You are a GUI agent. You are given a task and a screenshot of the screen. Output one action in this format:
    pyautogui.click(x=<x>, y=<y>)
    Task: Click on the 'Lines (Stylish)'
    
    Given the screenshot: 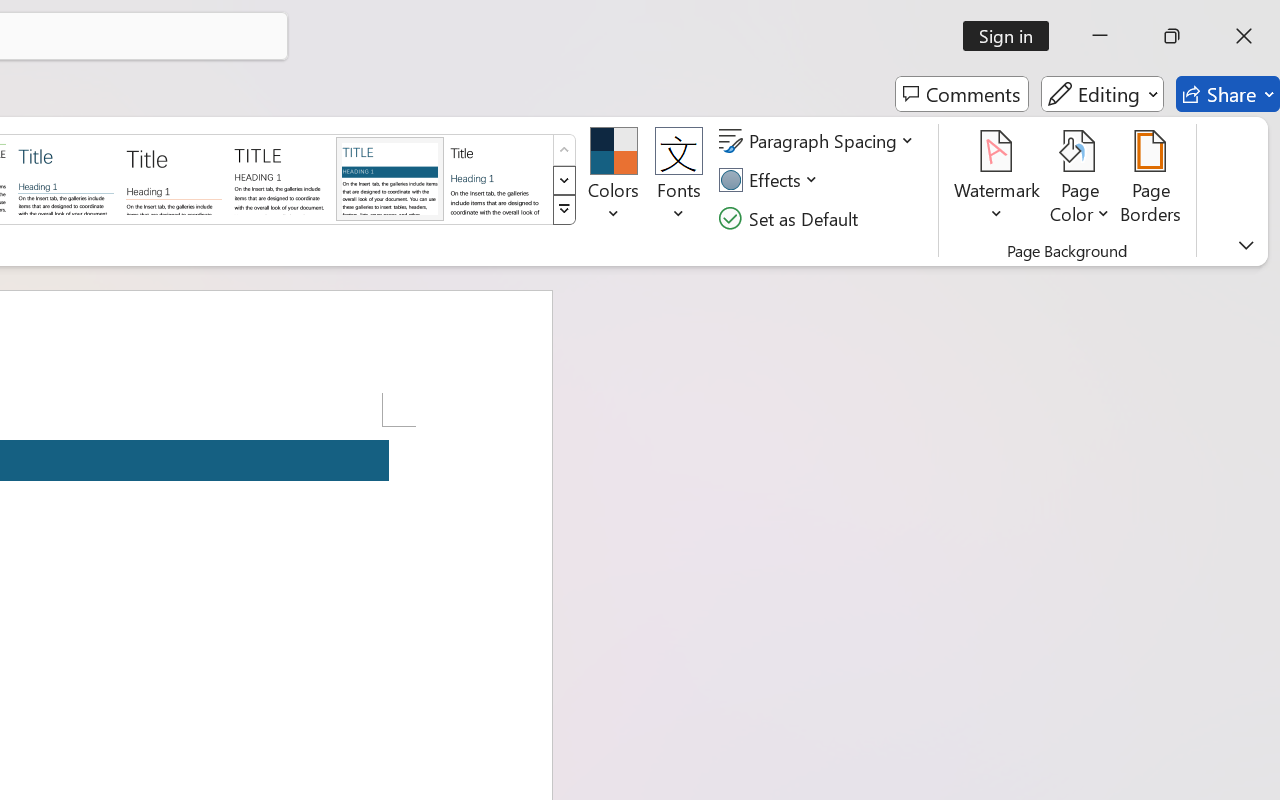 What is the action you would take?
    pyautogui.click(x=174, y=177)
    